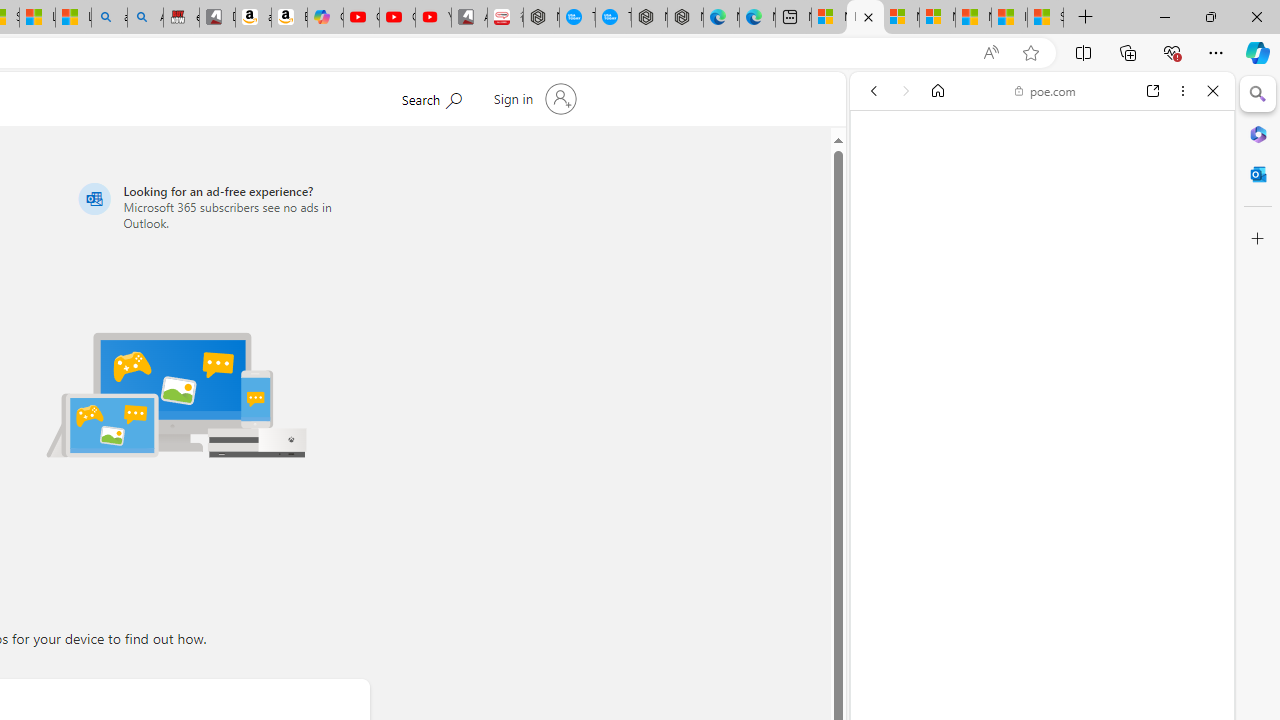 The image size is (1280, 720). What do you see at coordinates (533, 99) in the screenshot?
I see `'Sign in to your account'` at bounding box center [533, 99].